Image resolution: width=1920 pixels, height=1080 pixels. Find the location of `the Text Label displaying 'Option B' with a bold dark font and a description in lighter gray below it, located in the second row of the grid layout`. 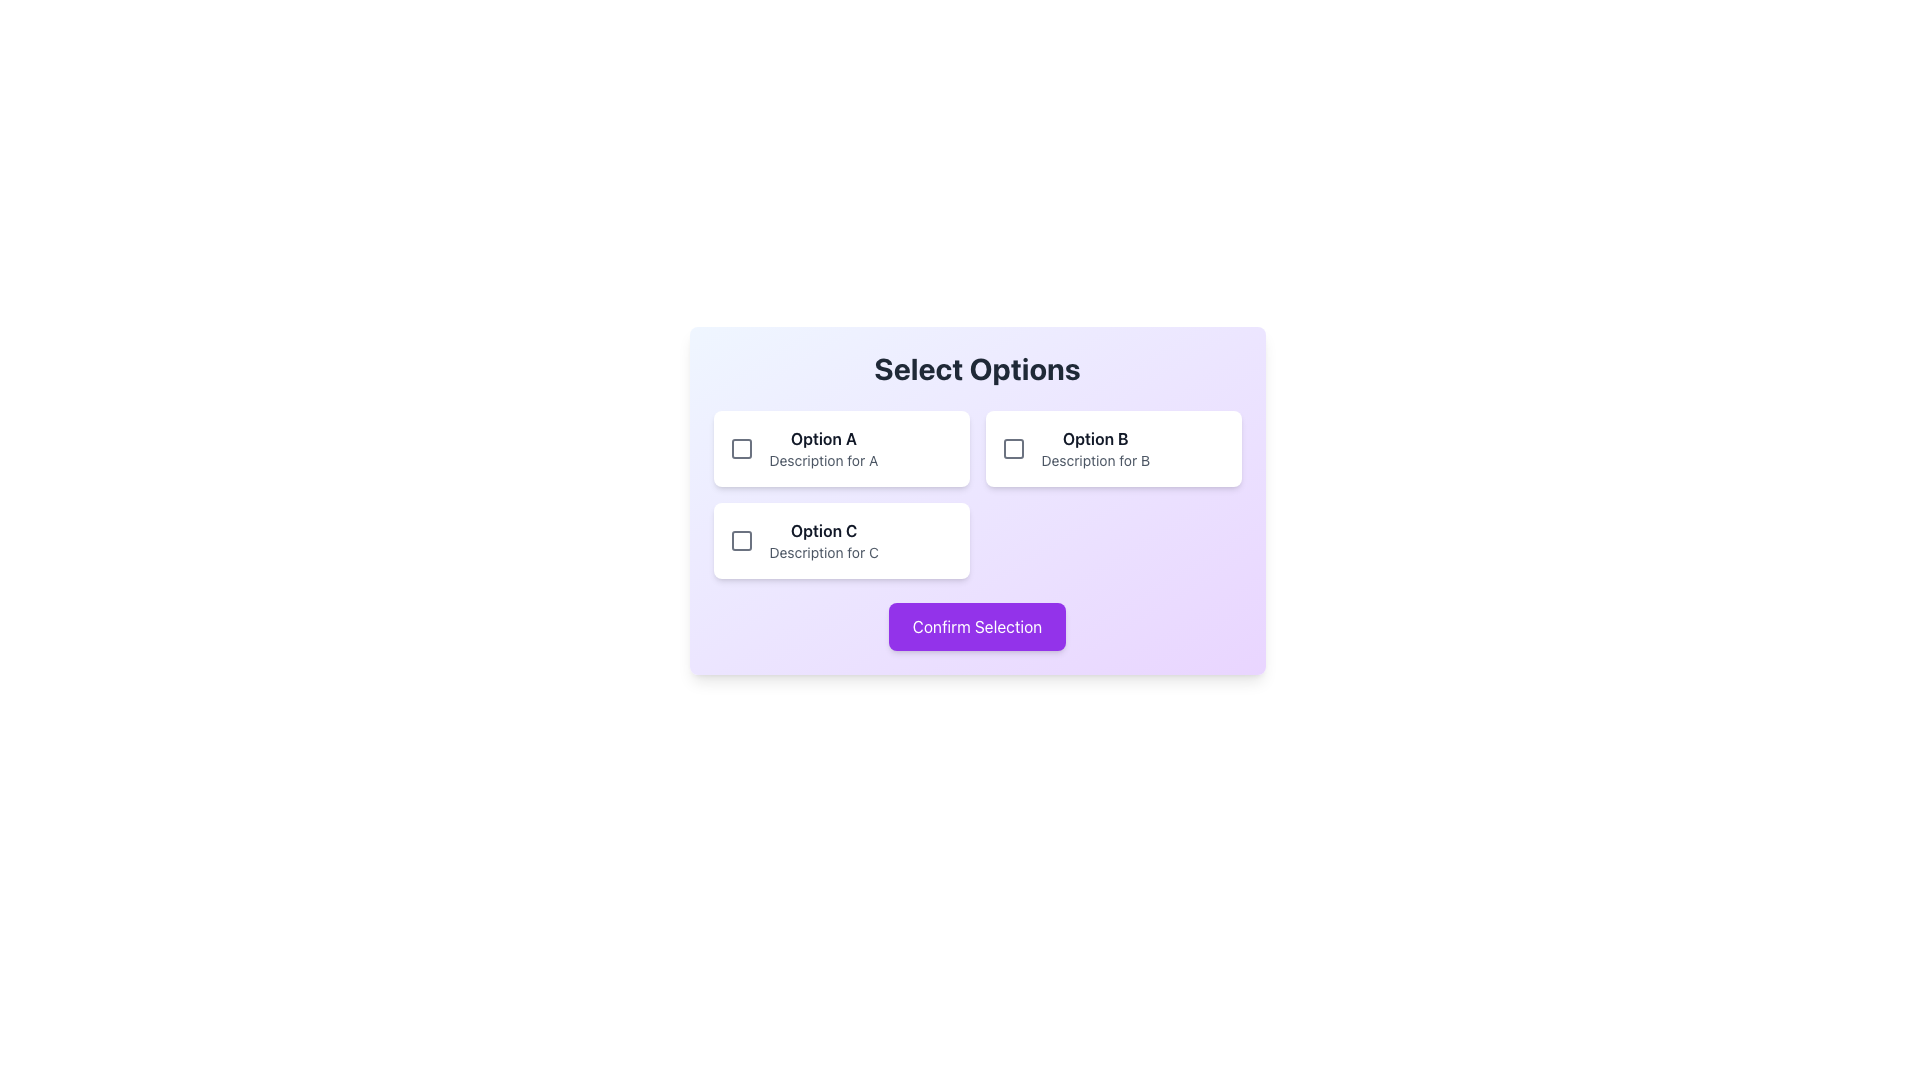

the Text Label displaying 'Option B' with a bold dark font and a description in lighter gray below it, located in the second row of the grid layout is located at coordinates (1094, 447).